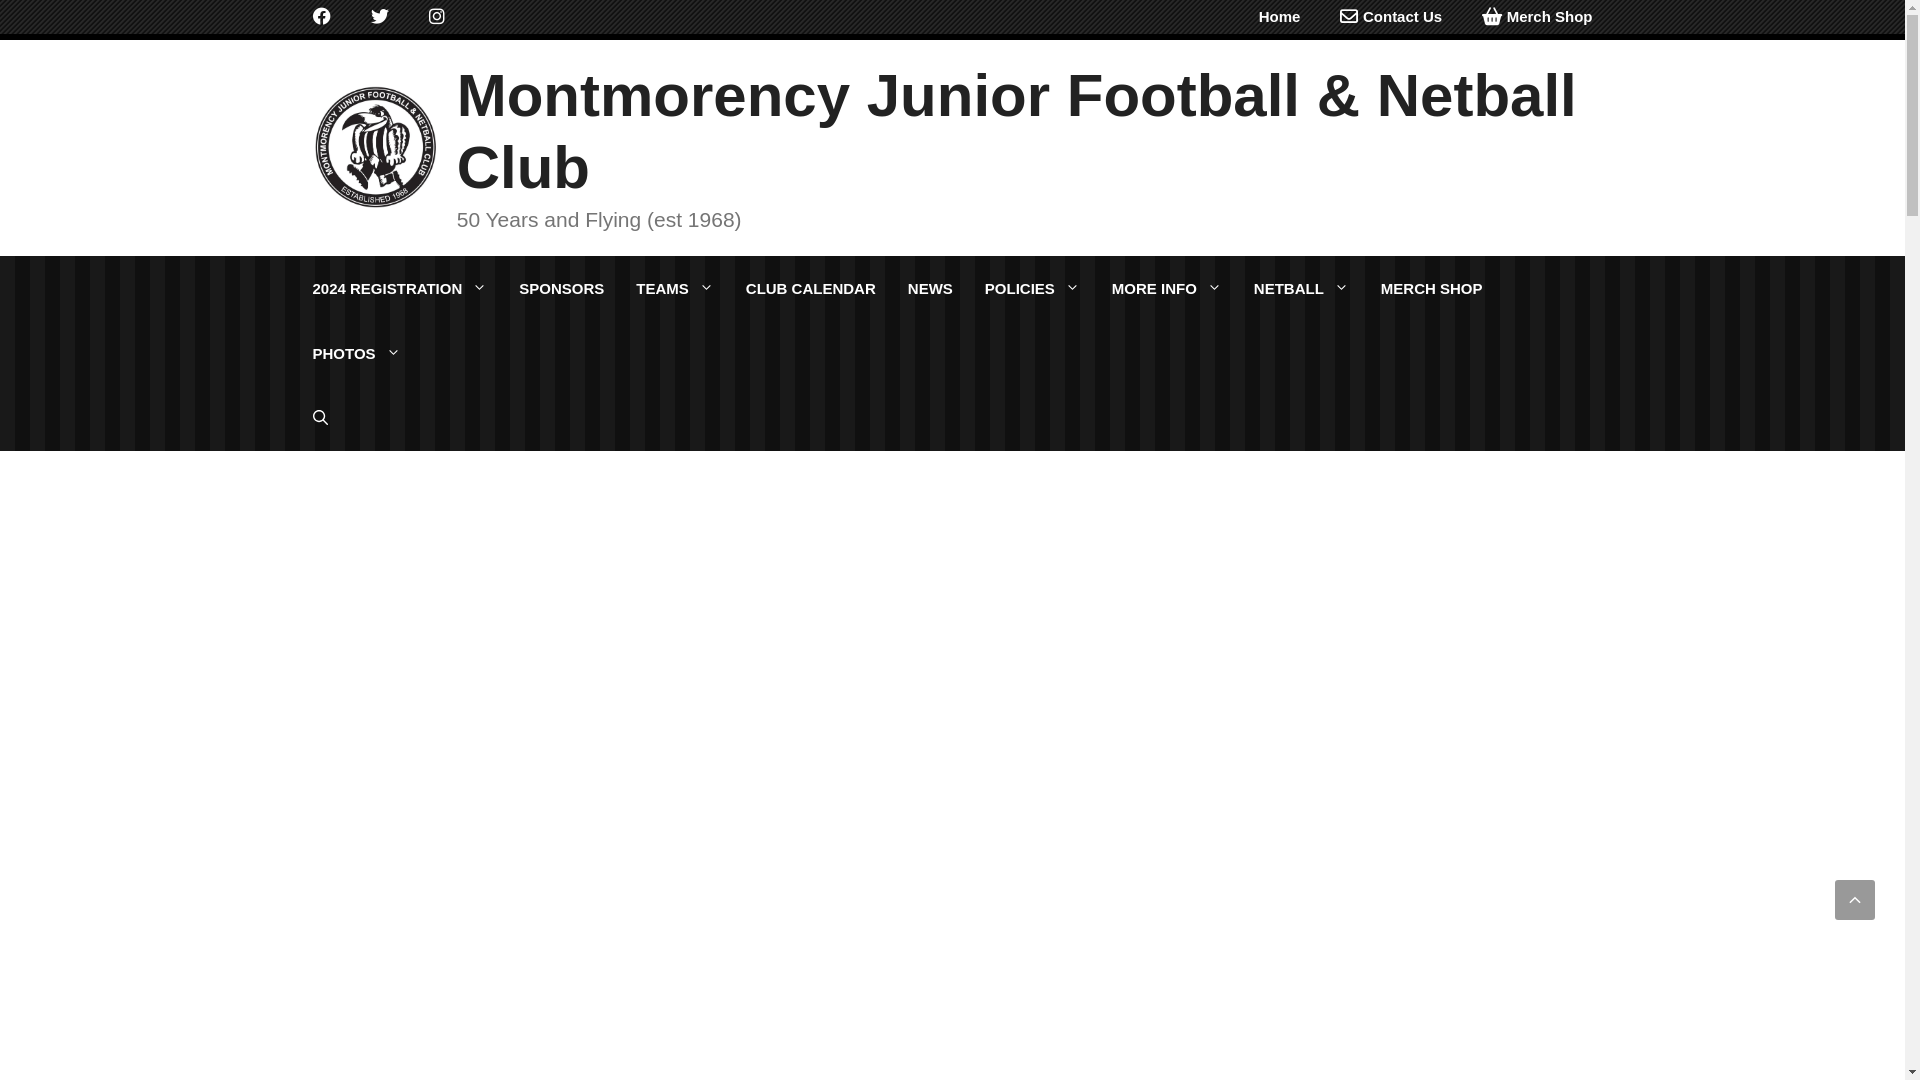 This screenshot has width=1920, height=1080. What do you see at coordinates (1301, 288) in the screenshot?
I see `'NETBALL'` at bounding box center [1301, 288].